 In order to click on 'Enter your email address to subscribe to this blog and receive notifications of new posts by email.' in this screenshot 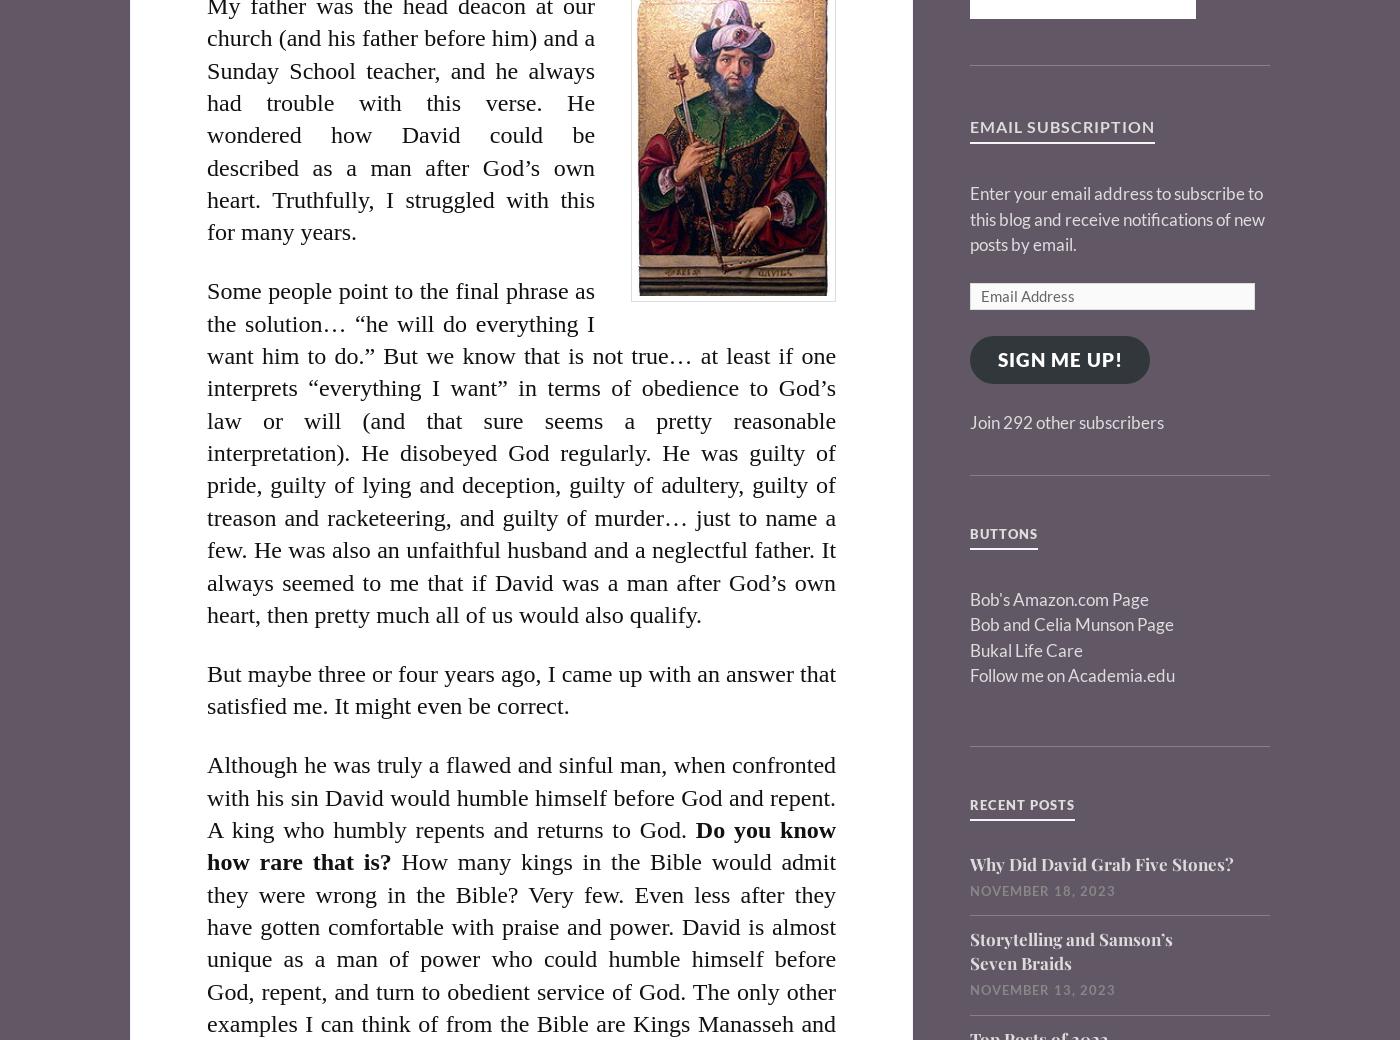, I will do `click(1117, 219)`.